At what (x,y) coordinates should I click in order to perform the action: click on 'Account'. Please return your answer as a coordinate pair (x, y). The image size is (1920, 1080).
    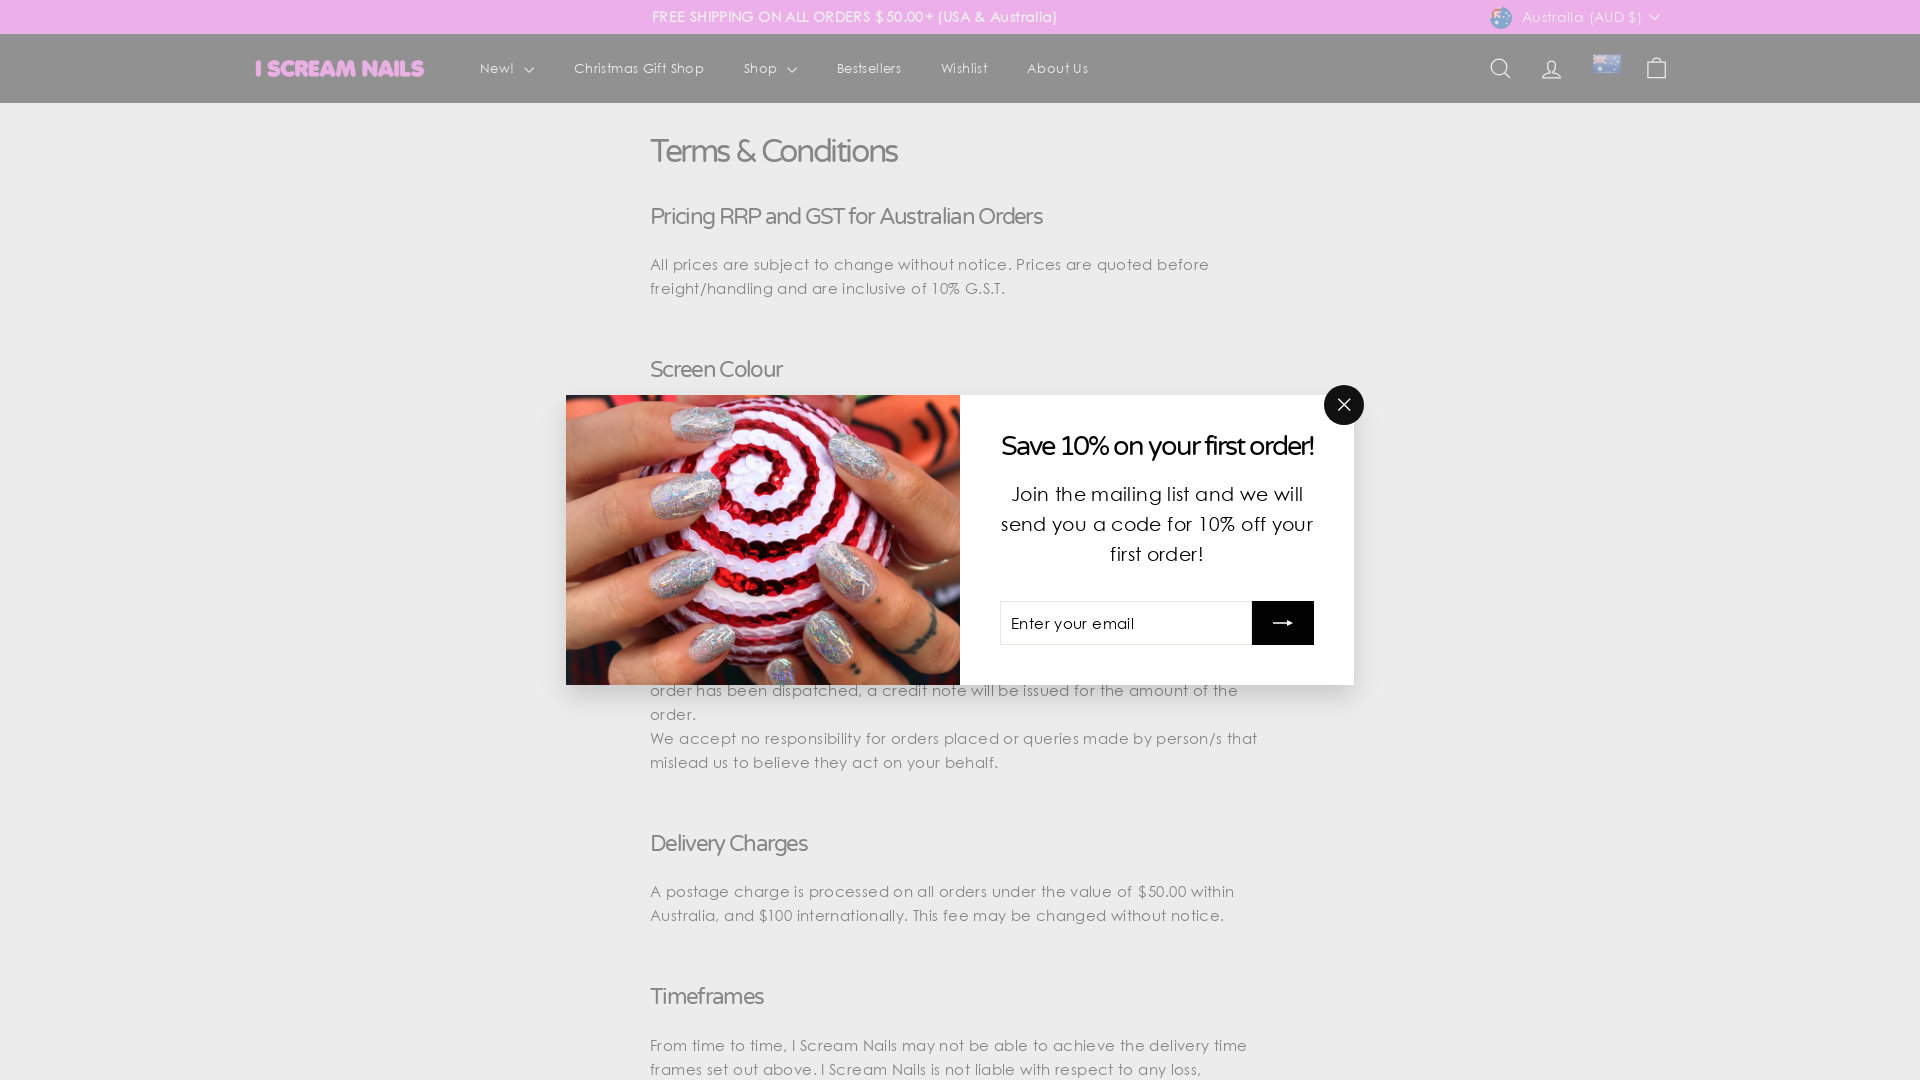
    Looking at the image, I should click on (1525, 67).